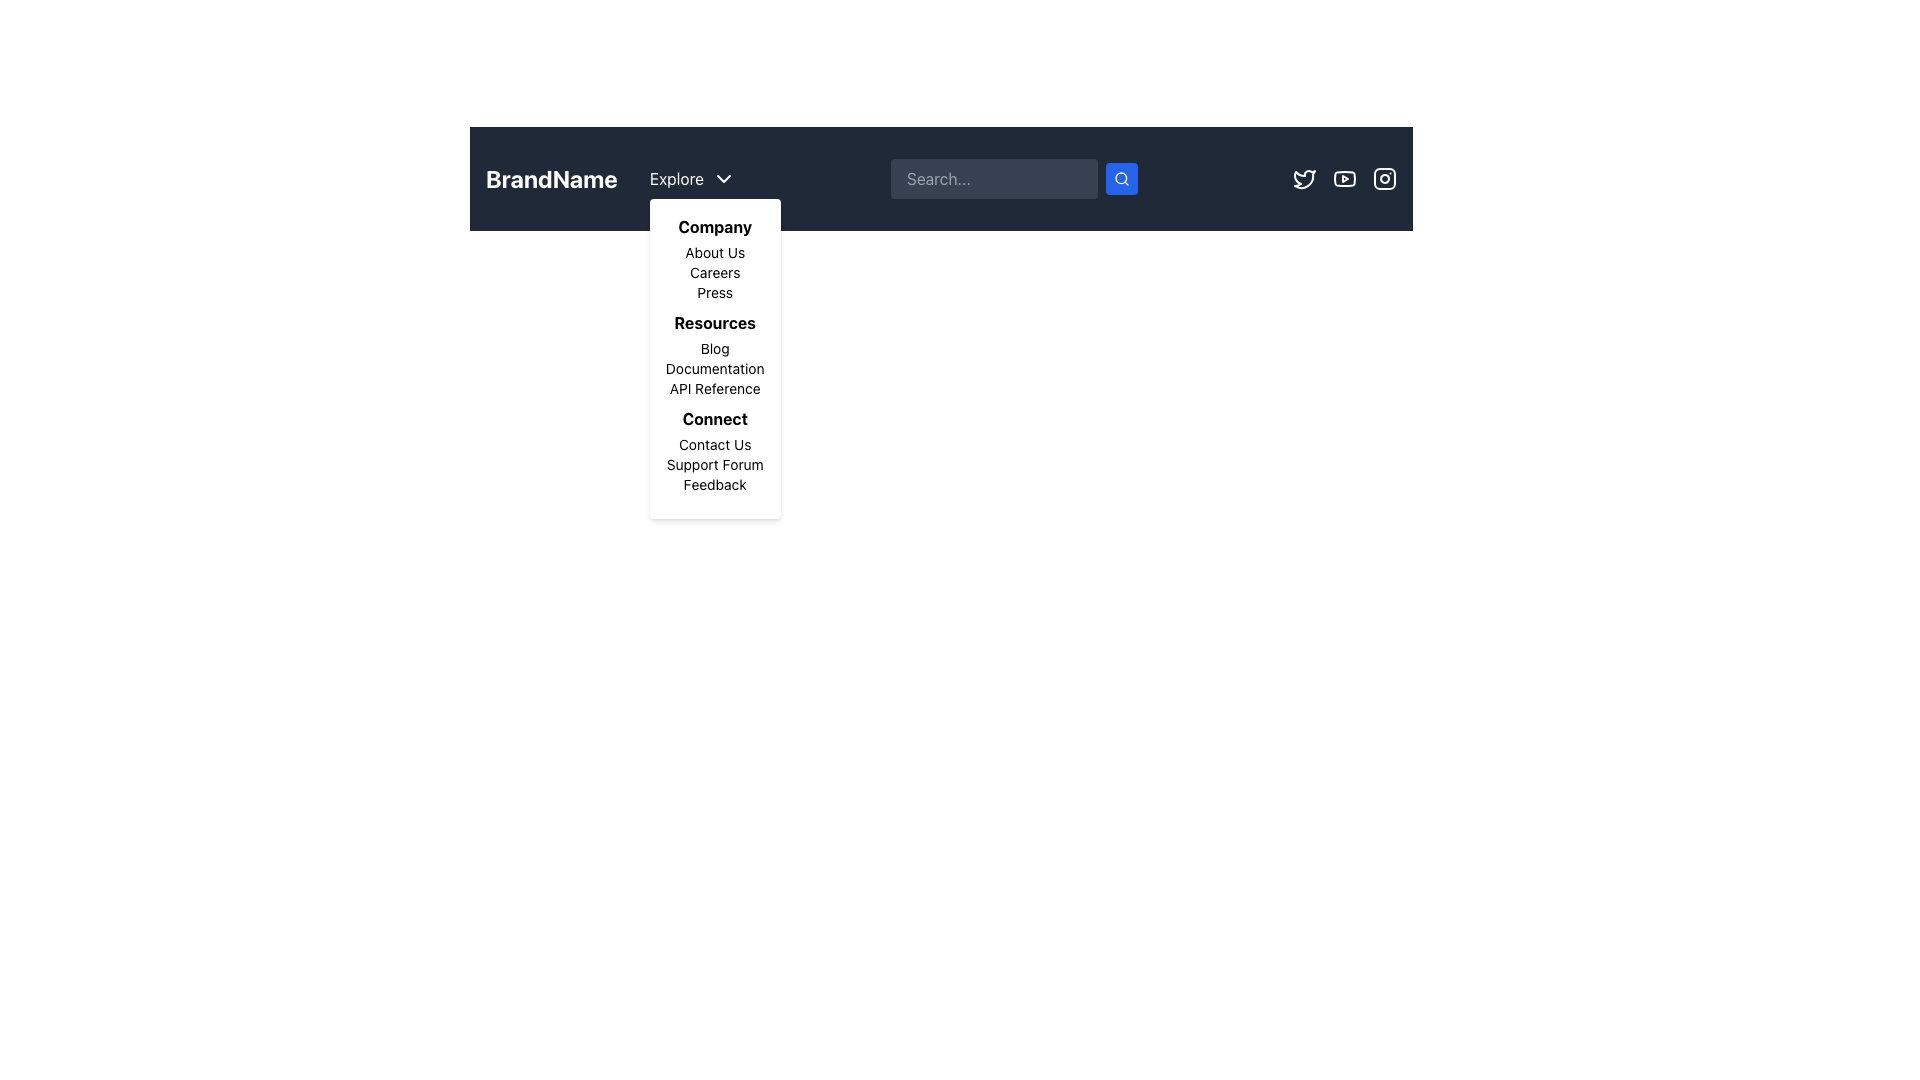 This screenshot has height=1080, width=1920. What do you see at coordinates (715, 273) in the screenshot?
I see `the Navigation link located in the dropdown menu of the website's navigation bar` at bounding box center [715, 273].